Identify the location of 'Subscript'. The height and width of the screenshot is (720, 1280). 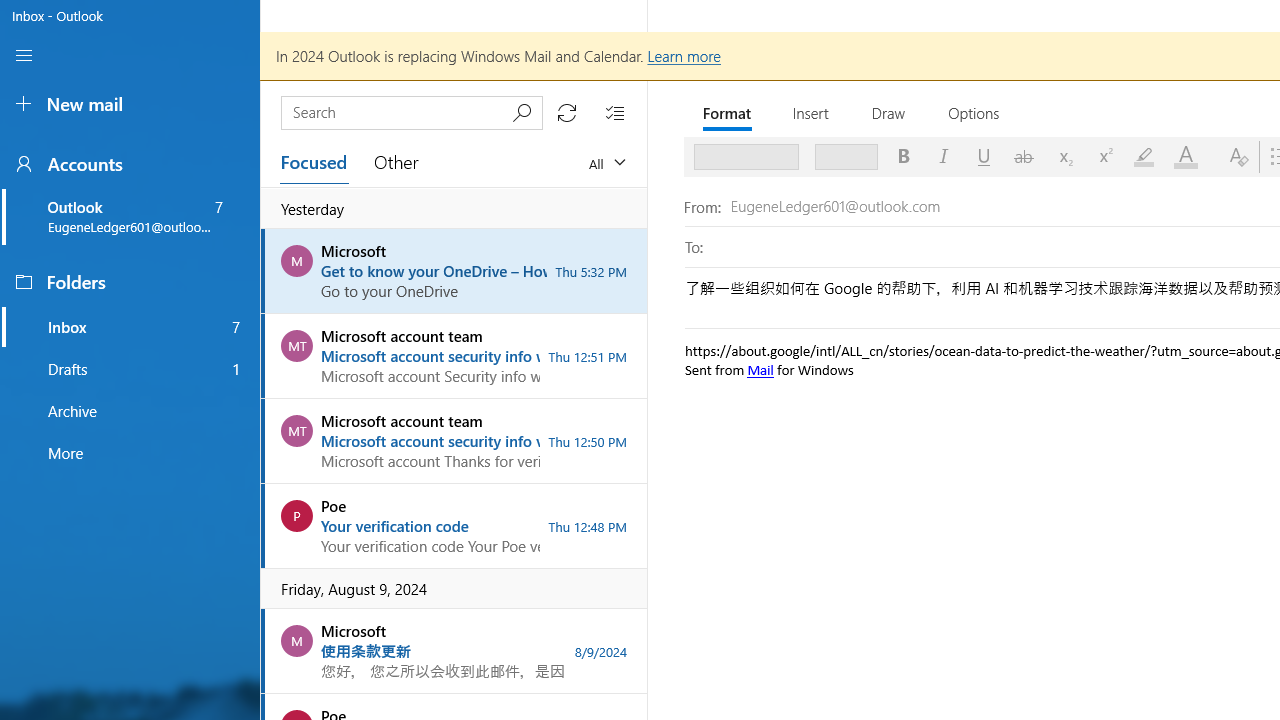
(1063, 155).